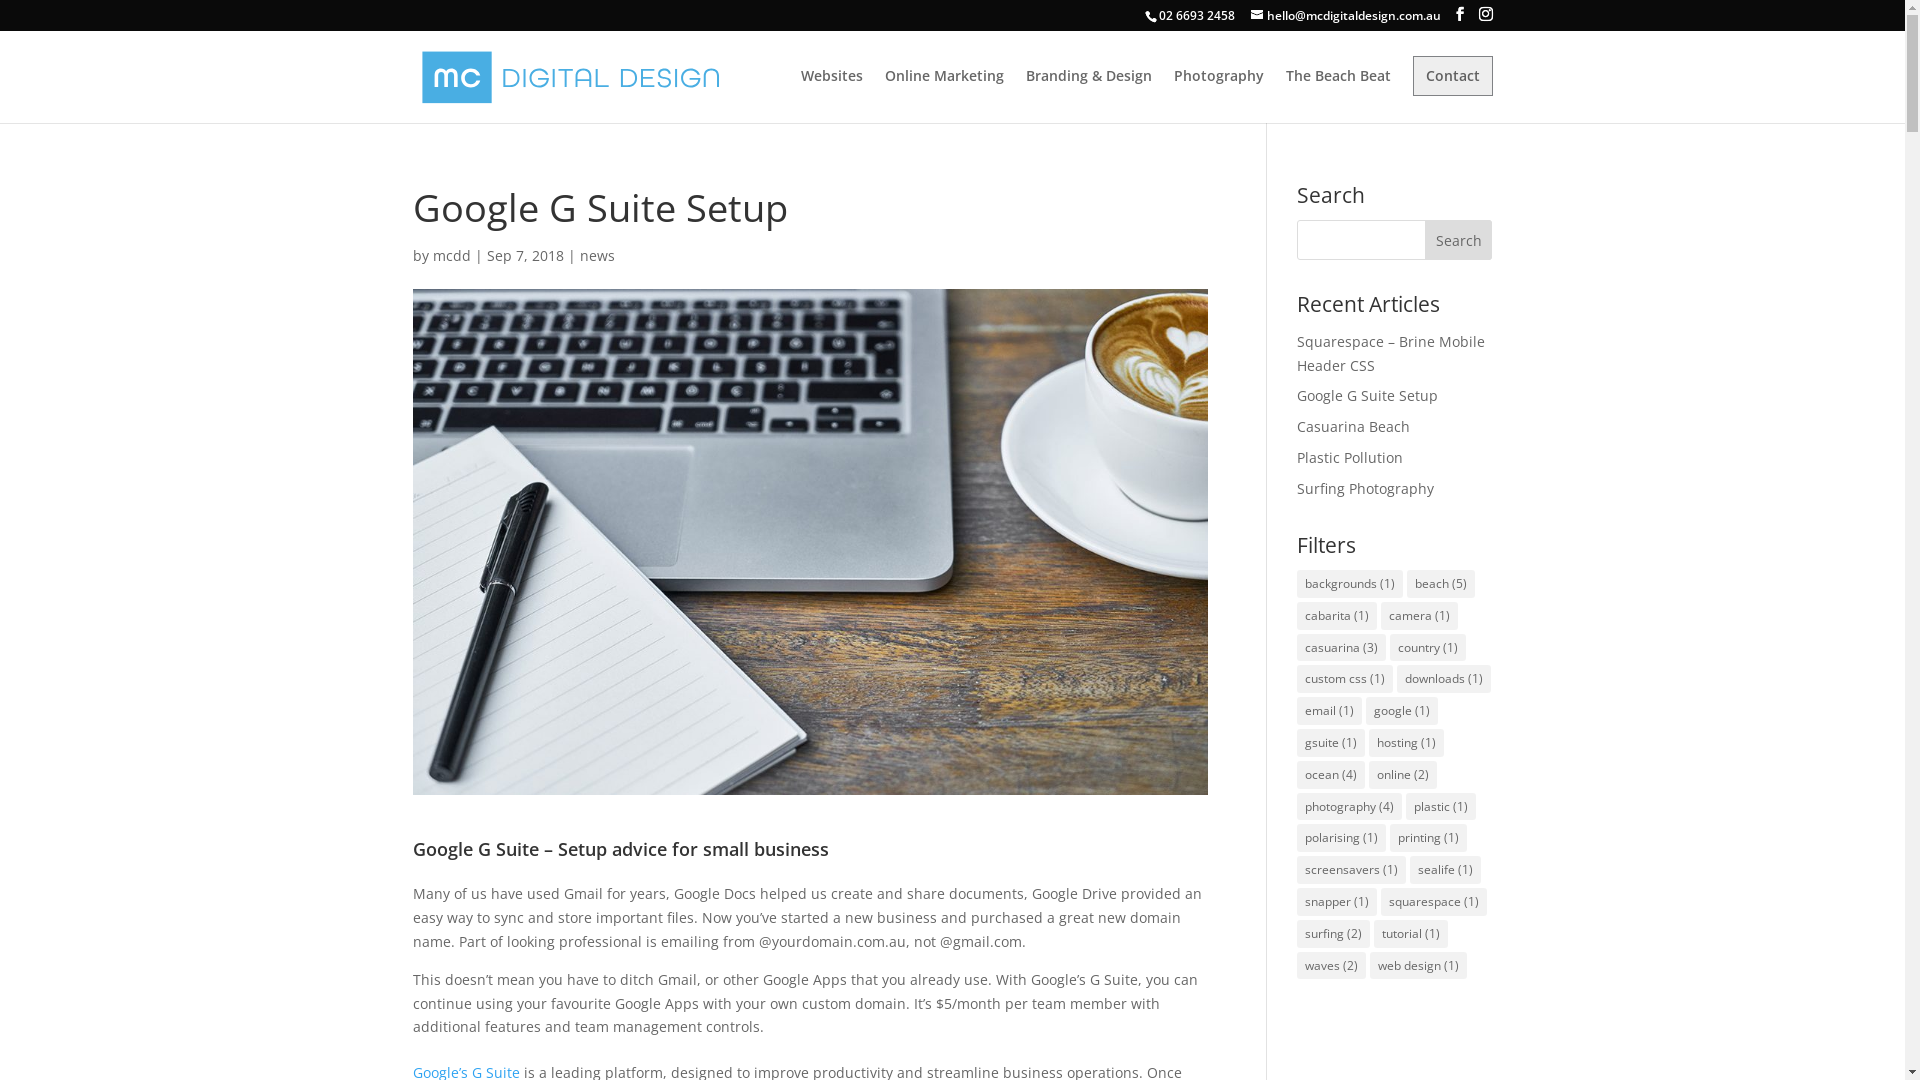  Describe the element at coordinates (1349, 805) in the screenshot. I see `'photography (4)'` at that location.